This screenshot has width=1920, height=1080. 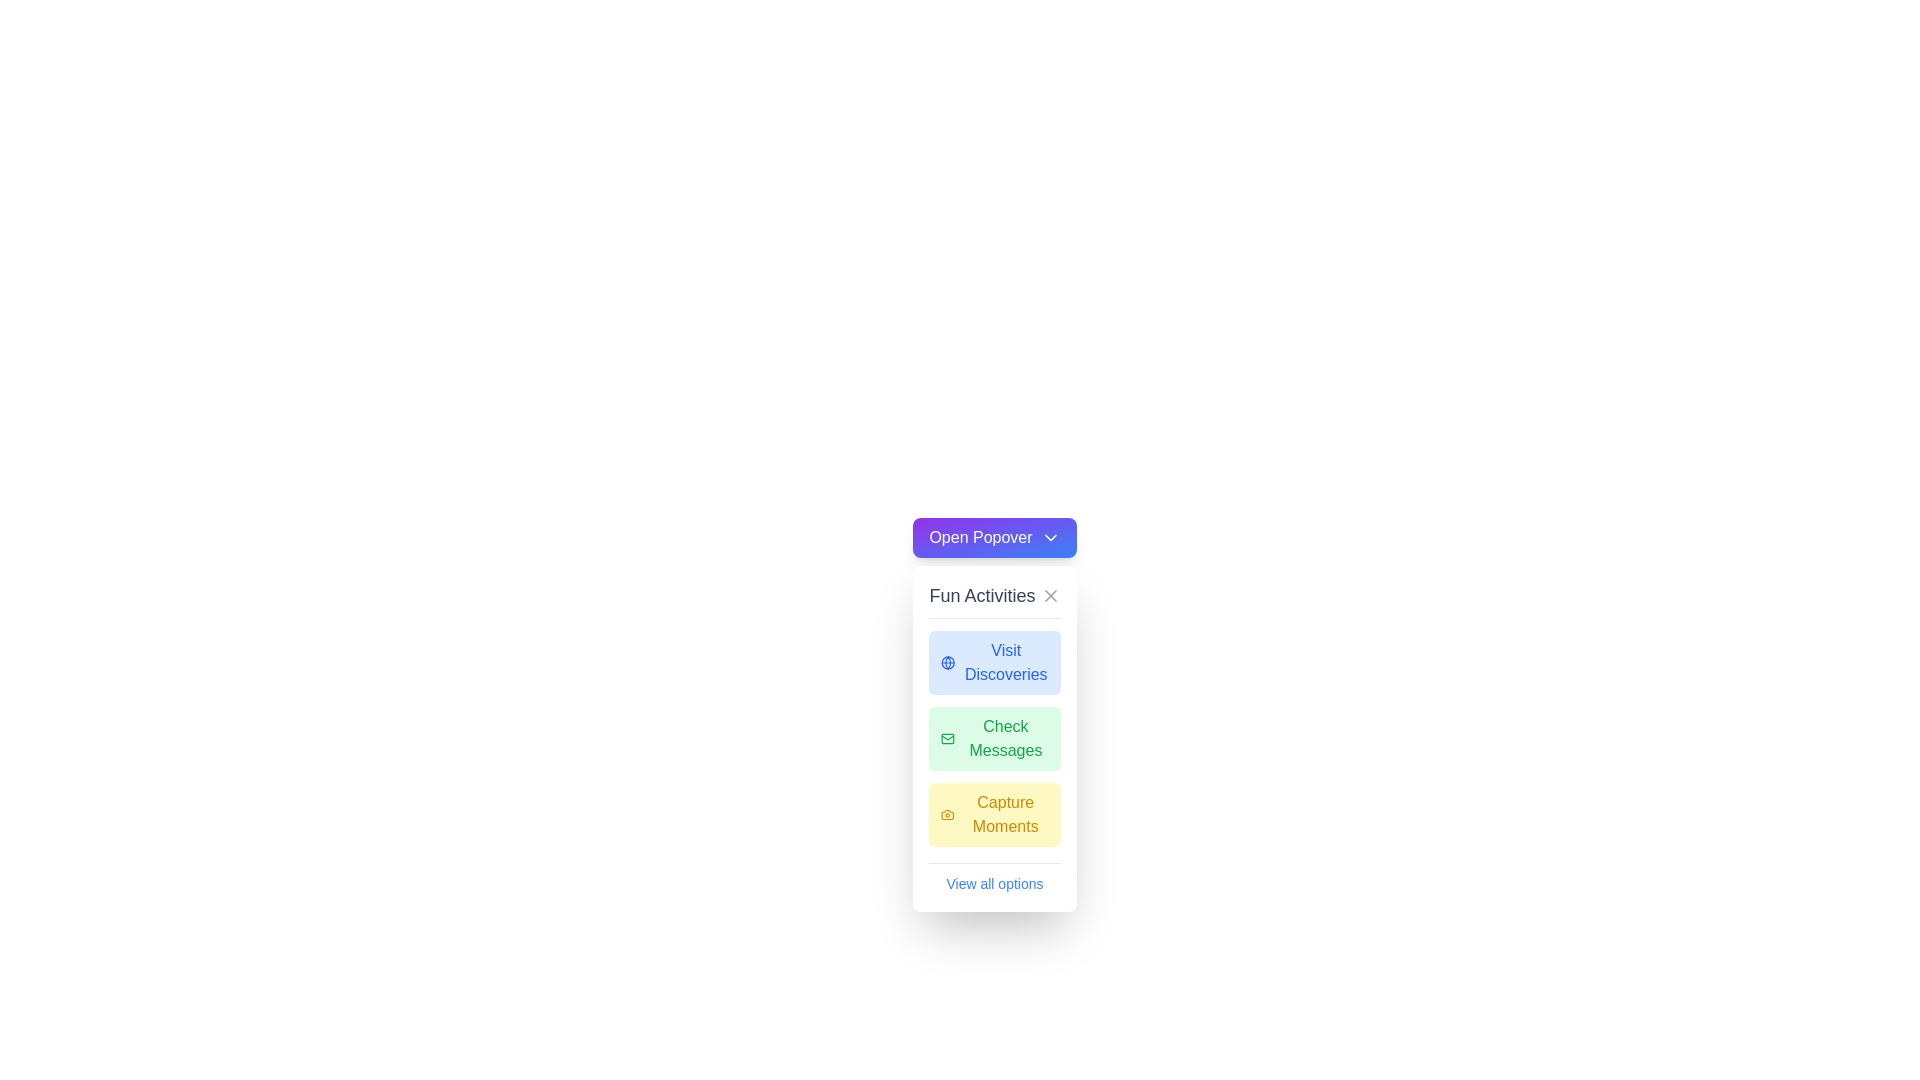 What do you see at coordinates (947, 814) in the screenshot?
I see `the visual icon representing the 'Capture Moments' action, which is located to the left of the text within a yellow button` at bounding box center [947, 814].